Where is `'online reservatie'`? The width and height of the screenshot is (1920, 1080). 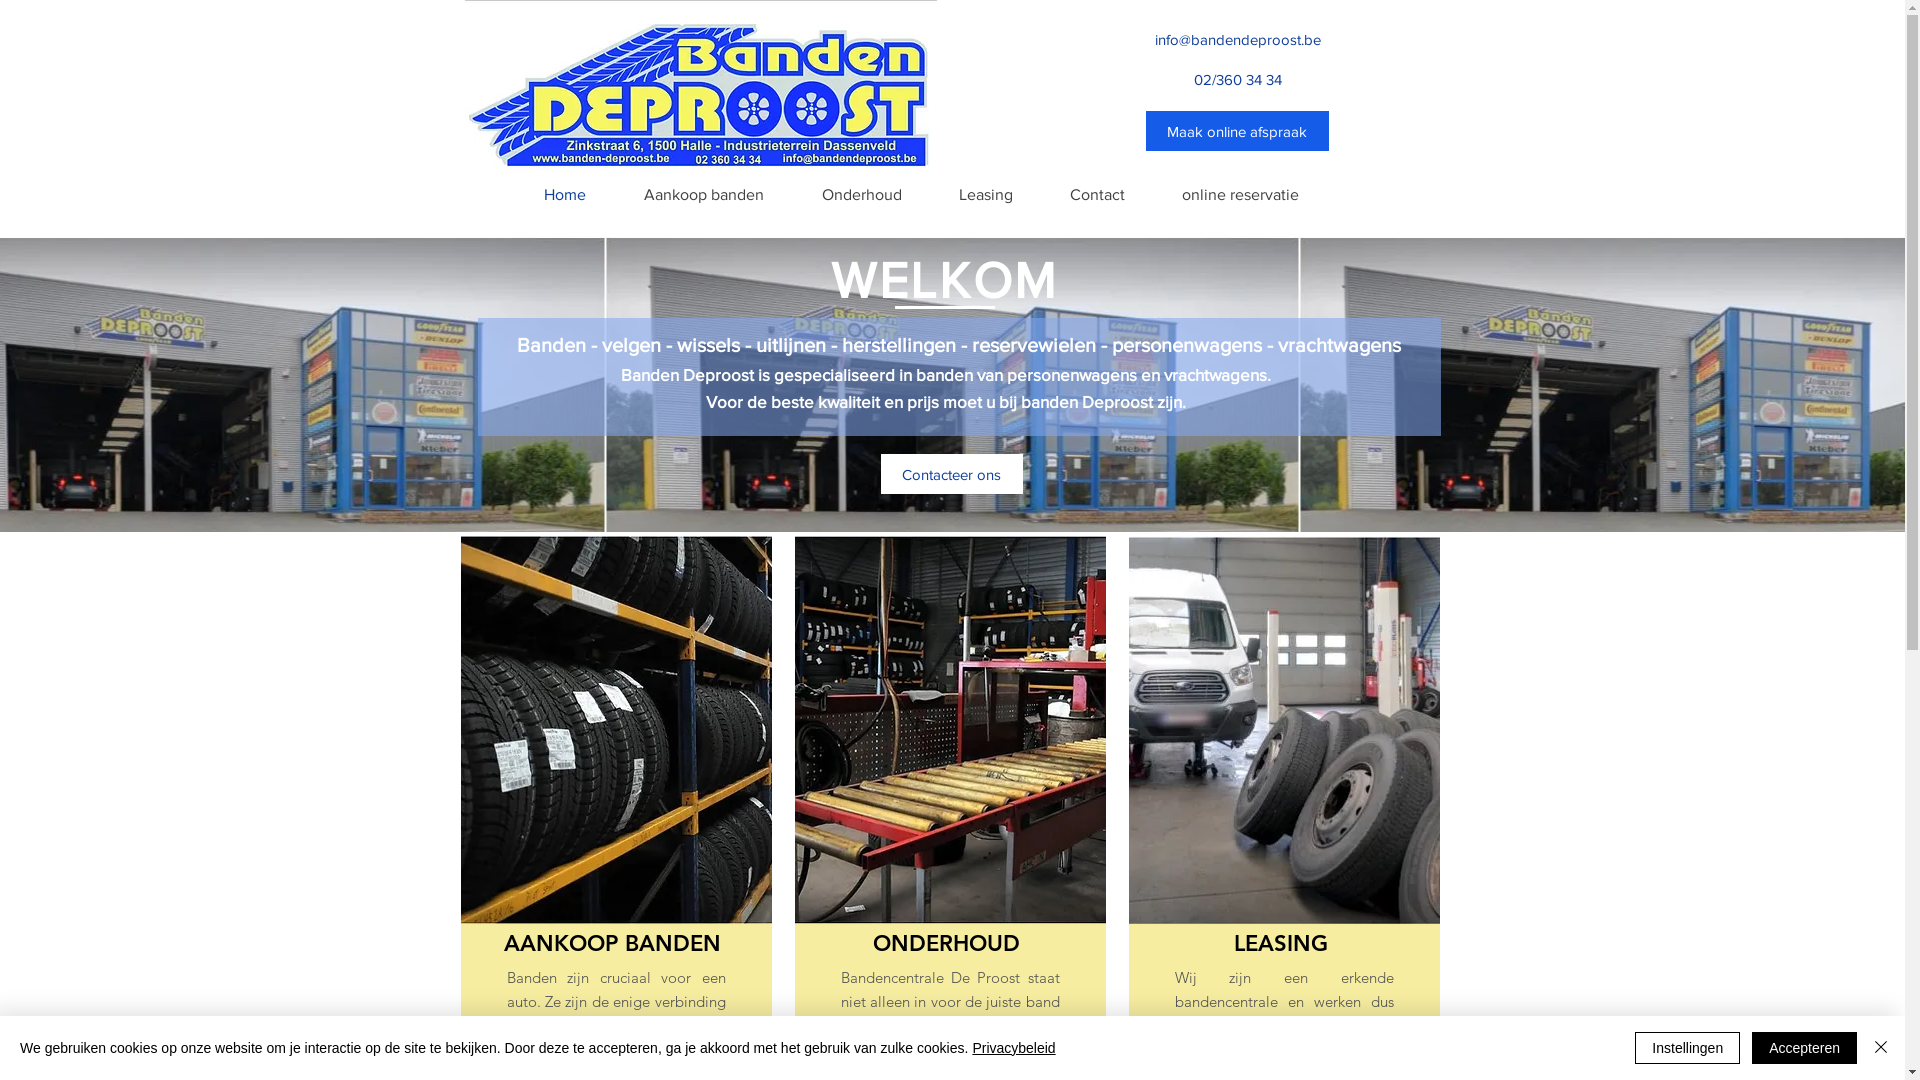
'online reservatie' is located at coordinates (1240, 195).